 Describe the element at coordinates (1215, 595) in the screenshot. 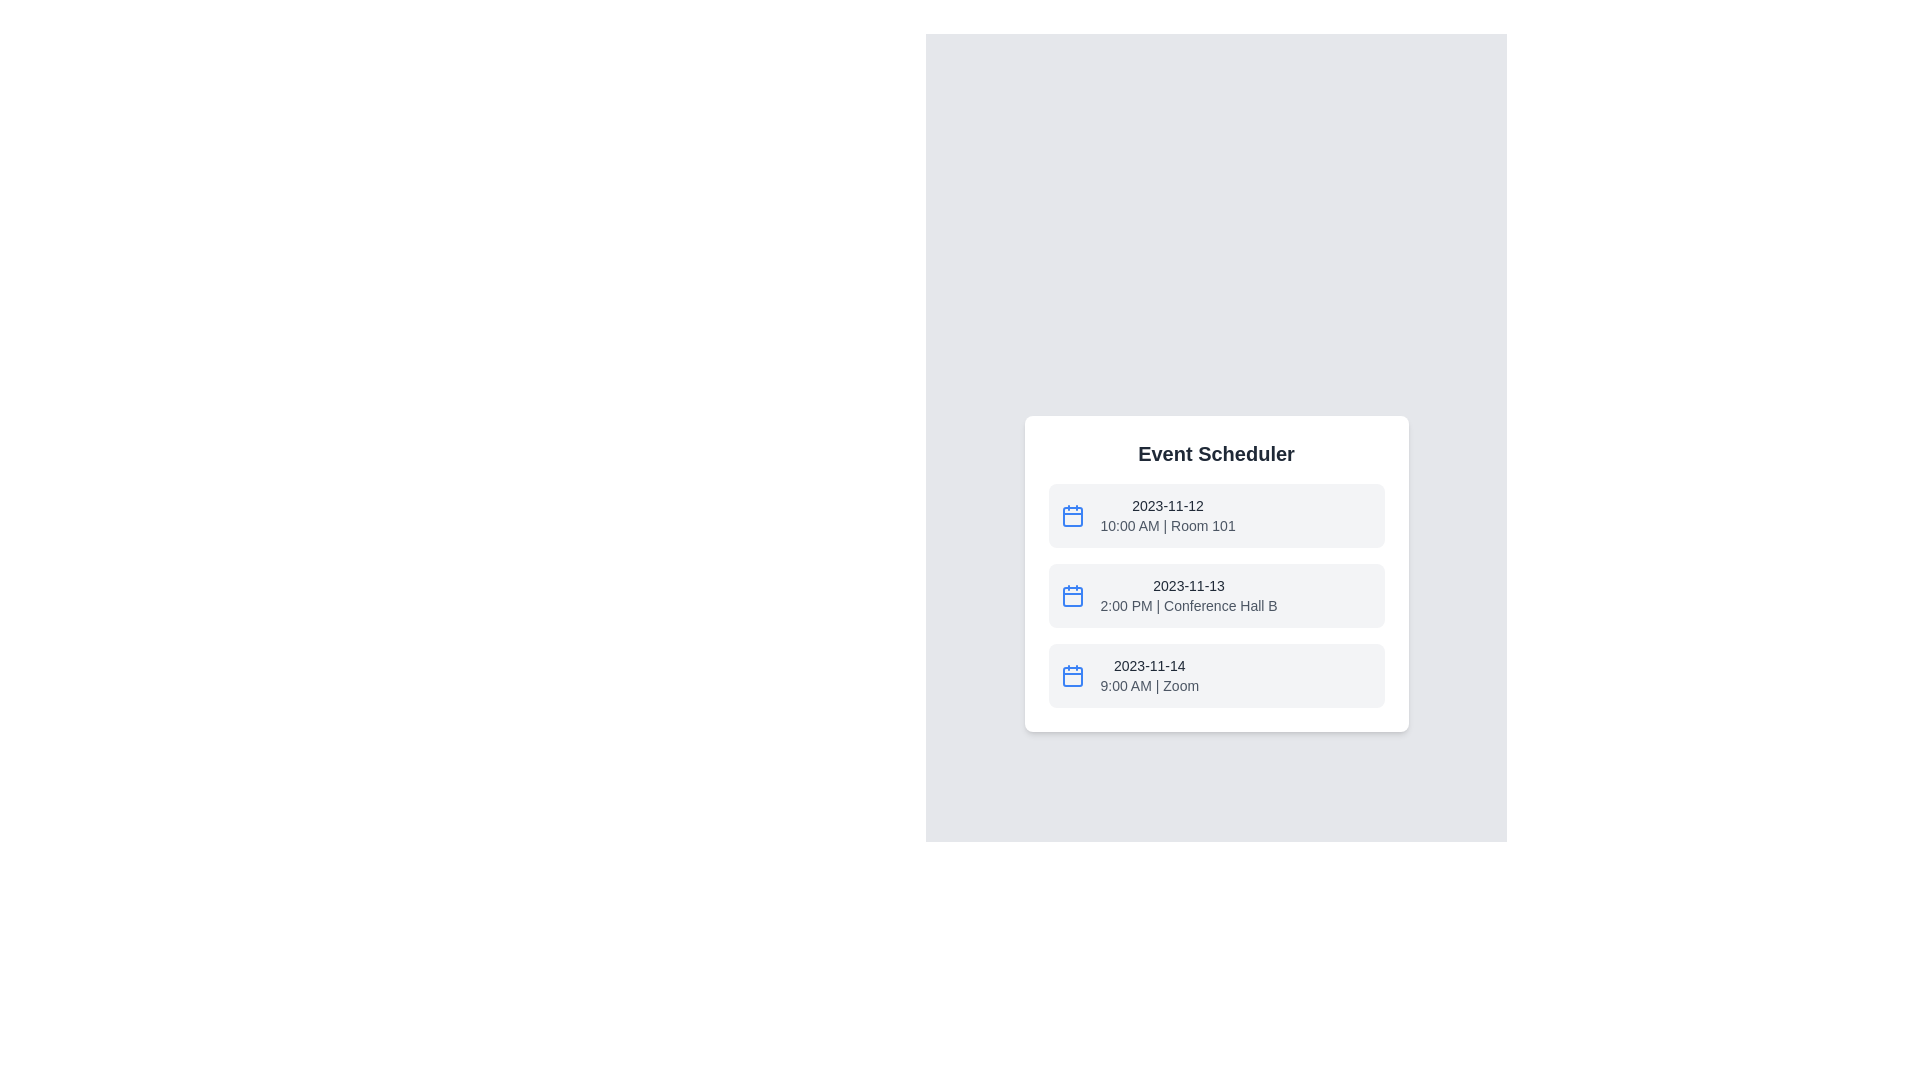

I see `the second calendar event box, which has a light gray background, a blue calendar icon on the left, and contains a bold date and time-location string` at that location.